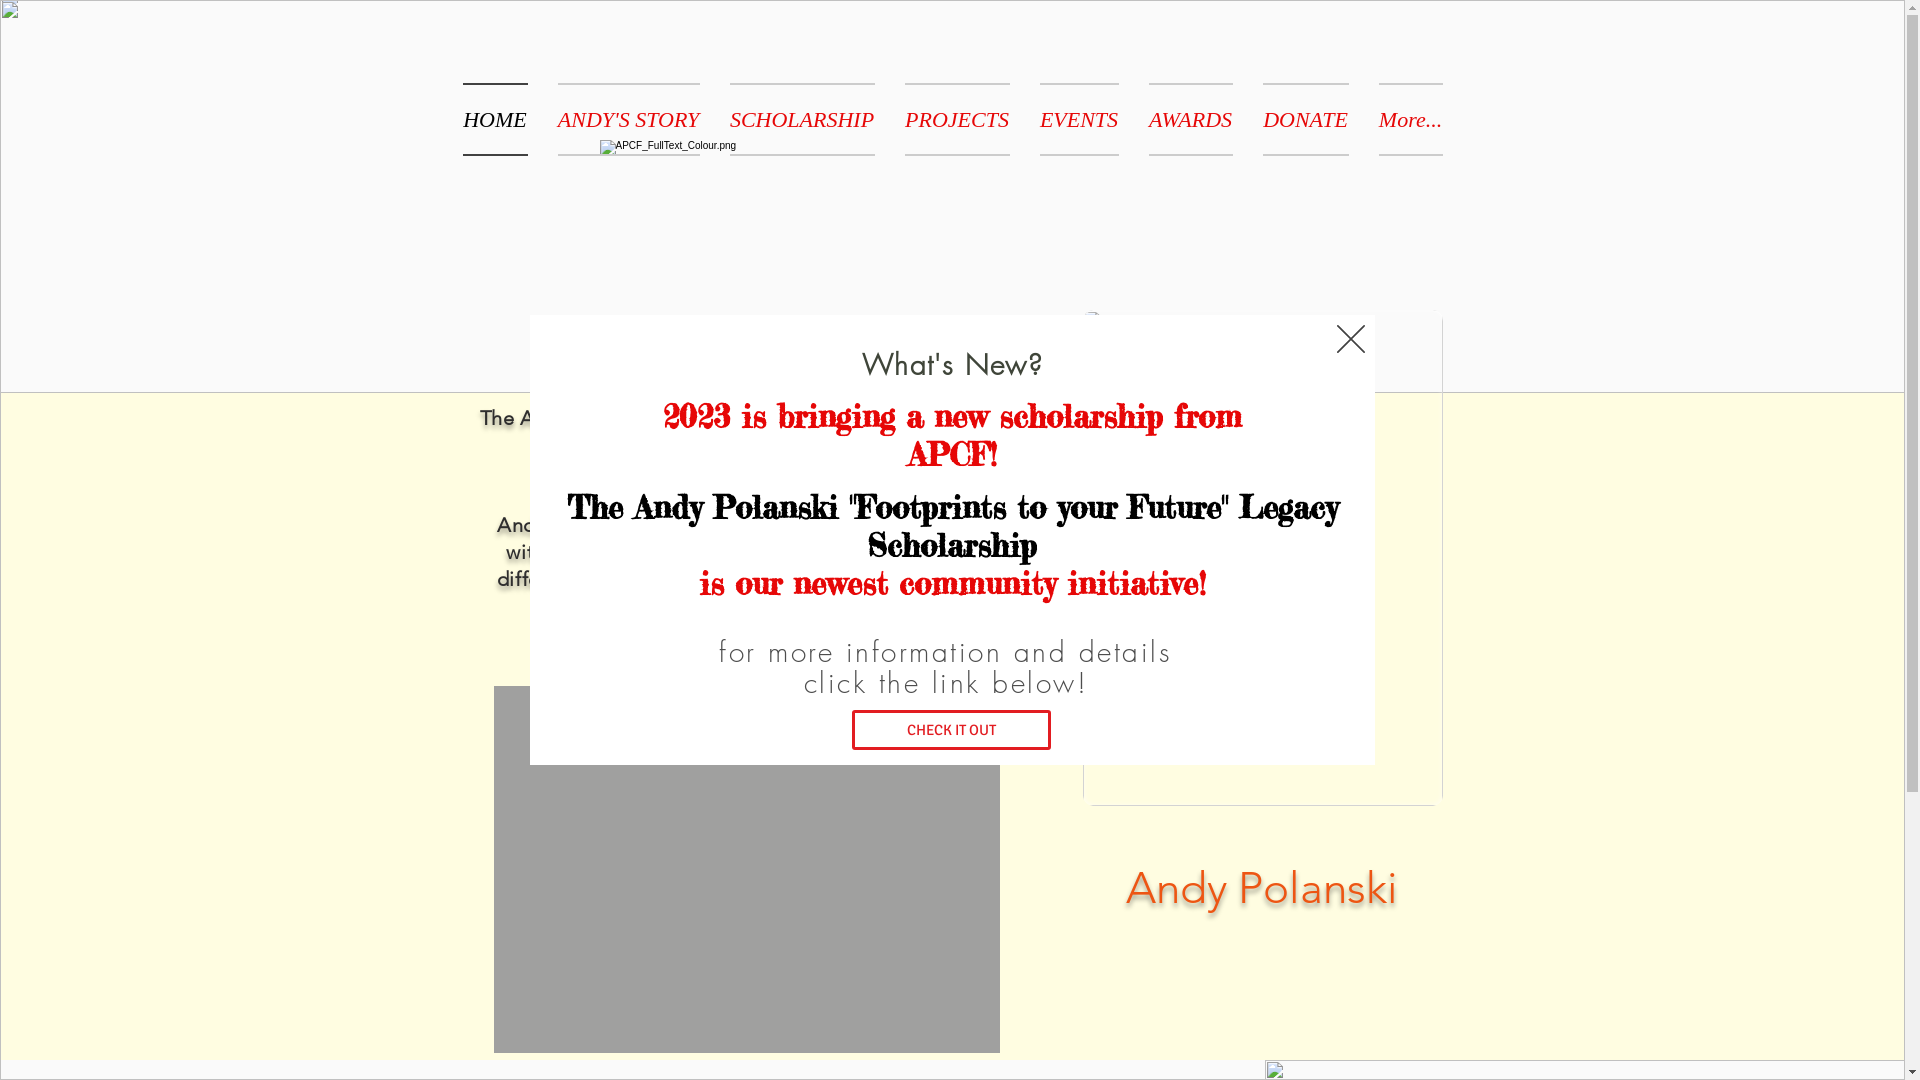  What do you see at coordinates (1247, 119) in the screenshot?
I see `'DONATE'` at bounding box center [1247, 119].